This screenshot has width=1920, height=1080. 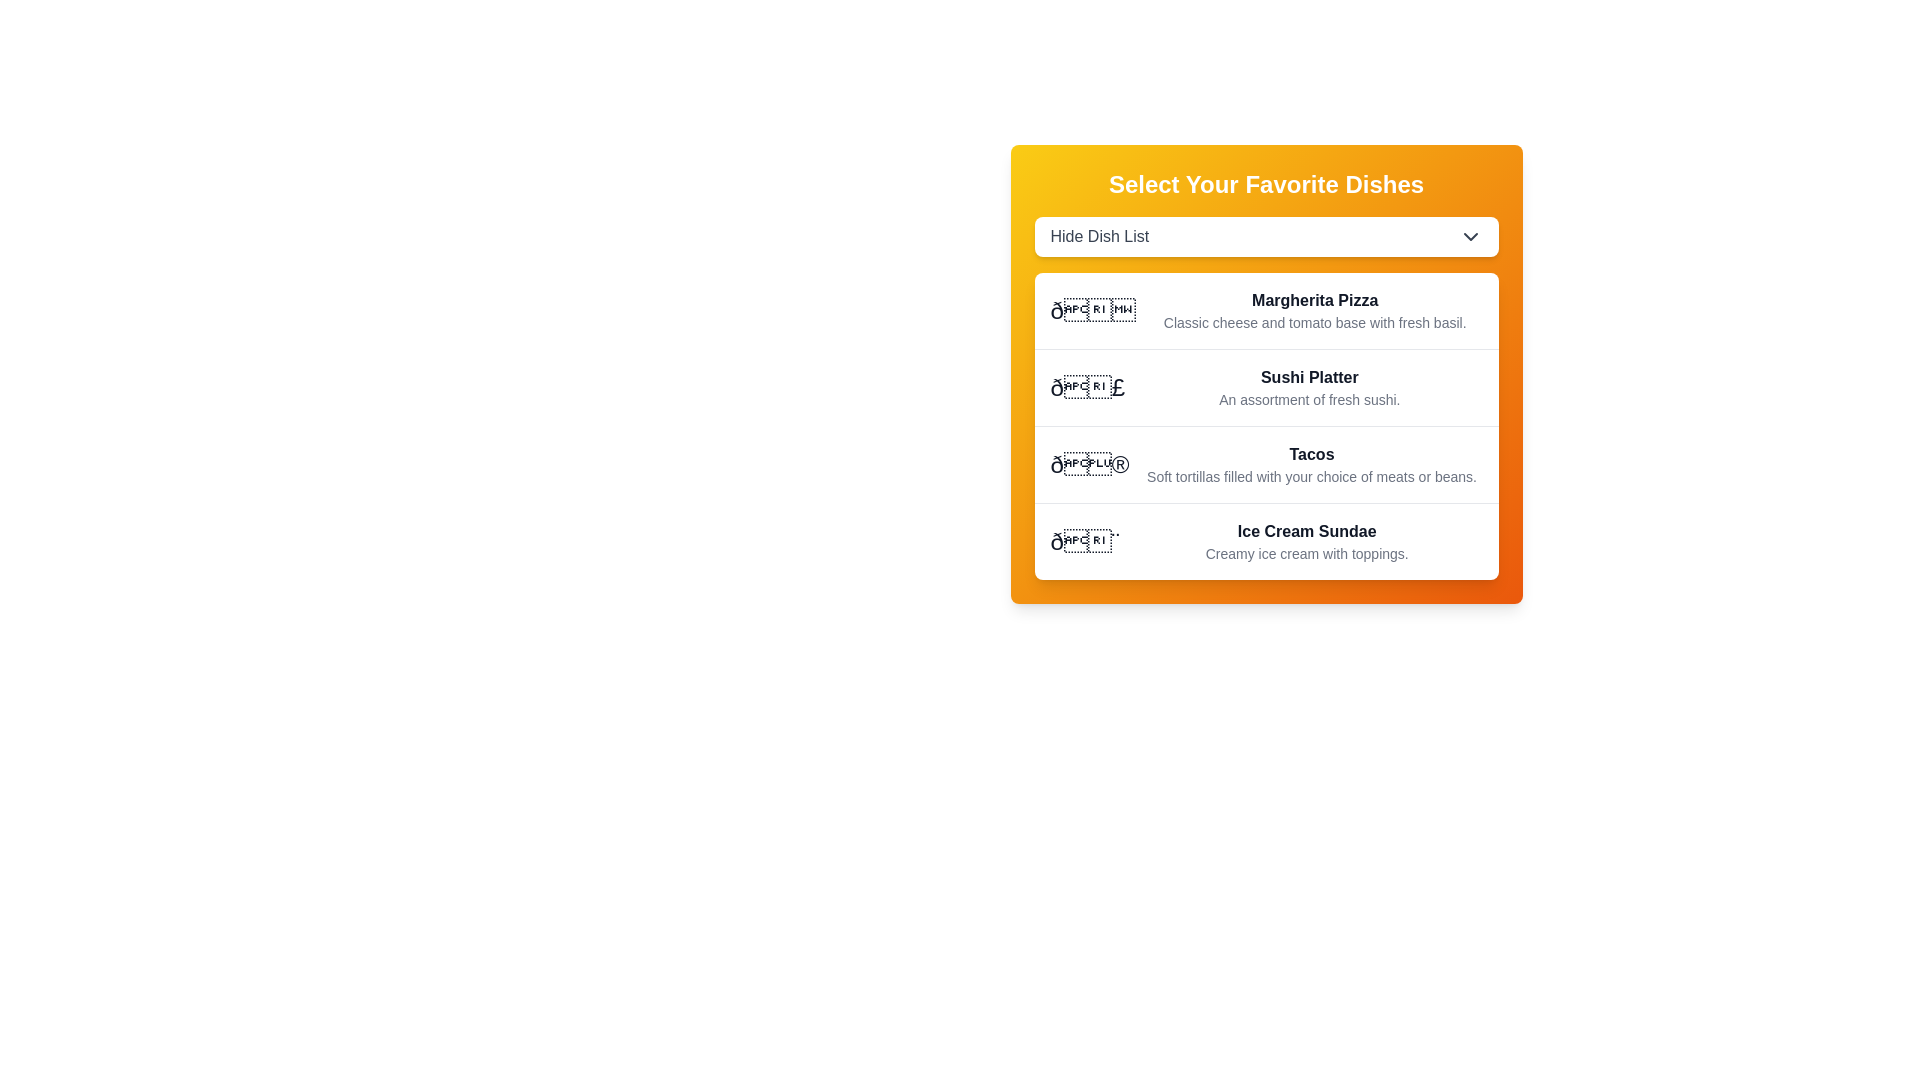 What do you see at coordinates (1307, 554) in the screenshot?
I see `the static text that reads 'Creamy ice cream with toppings.' positioned below the title 'Ice Cream Sundae' in the dish selection interface` at bounding box center [1307, 554].